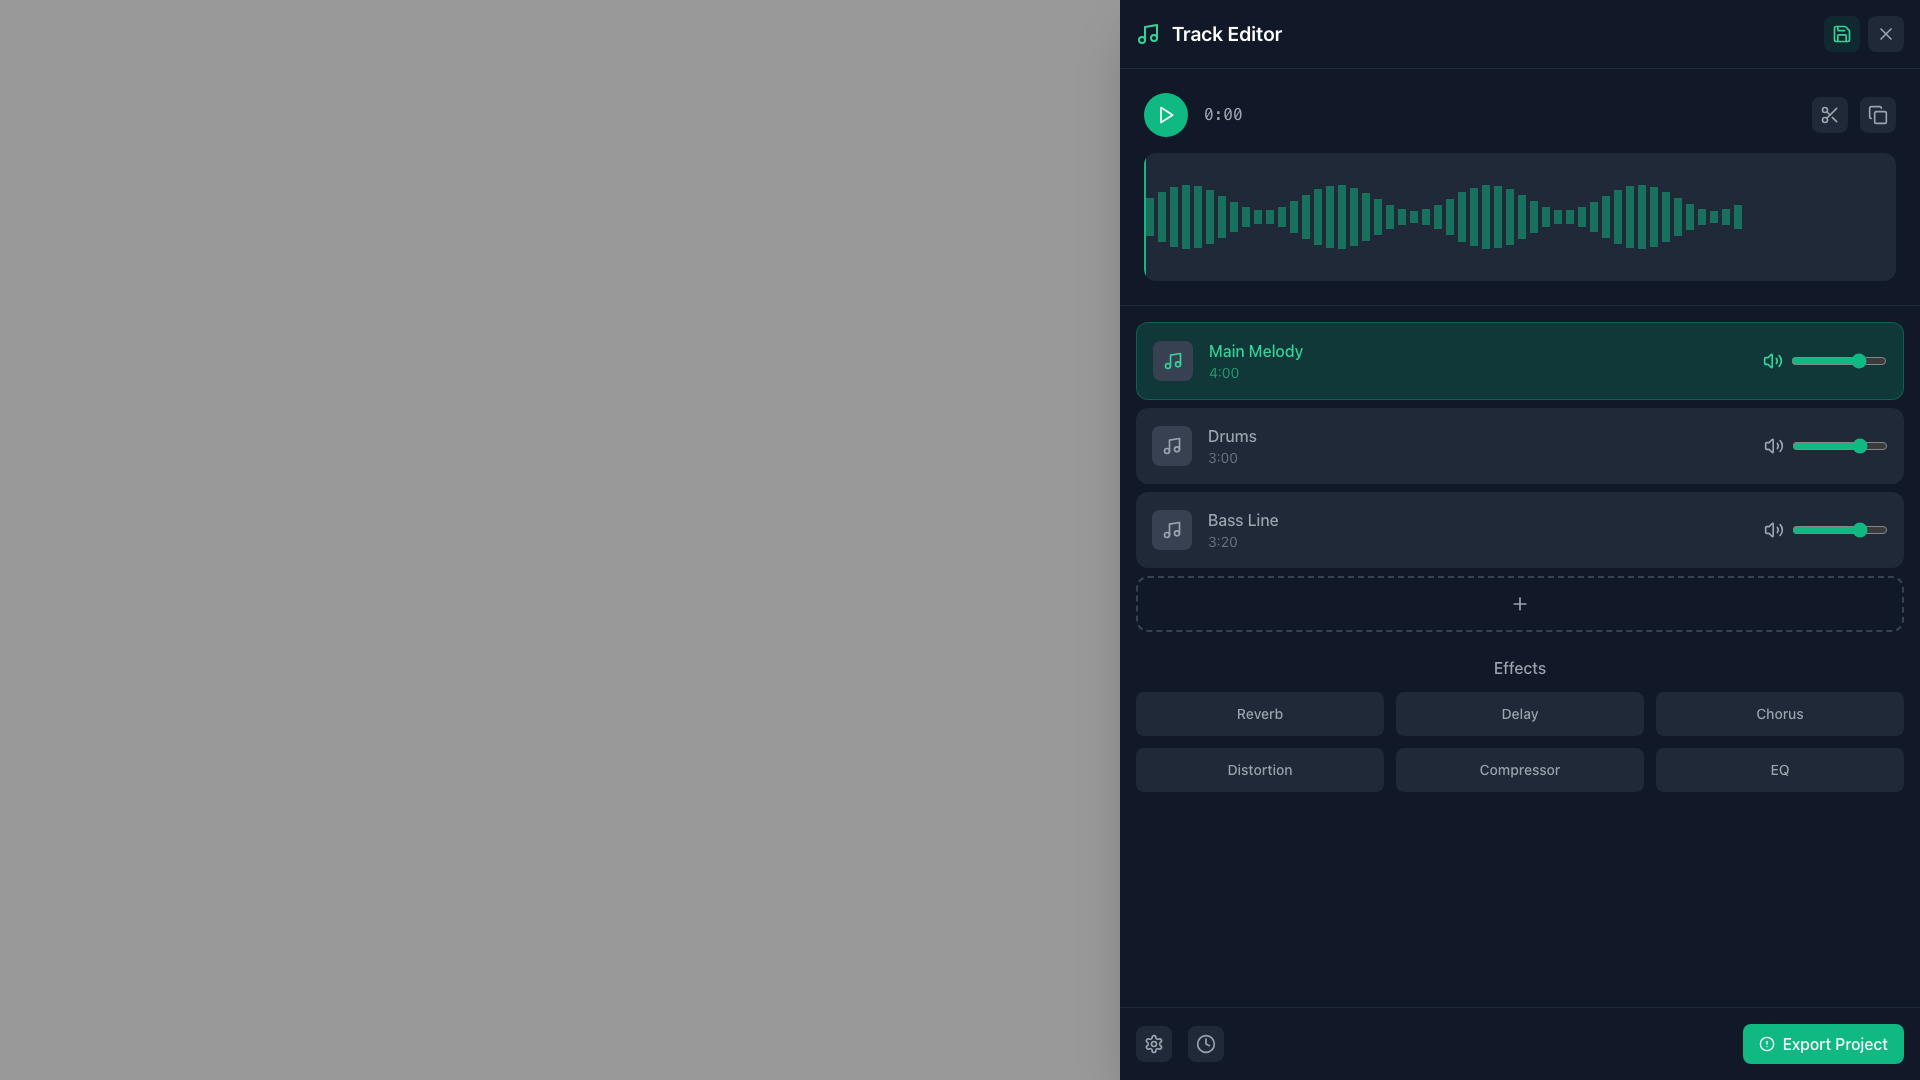  What do you see at coordinates (1606, 216) in the screenshot?
I see `the 46th green vertical Waveform bar segment in the waveform visualization, which is located in the top section of the interface above the track list` at bounding box center [1606, 216].